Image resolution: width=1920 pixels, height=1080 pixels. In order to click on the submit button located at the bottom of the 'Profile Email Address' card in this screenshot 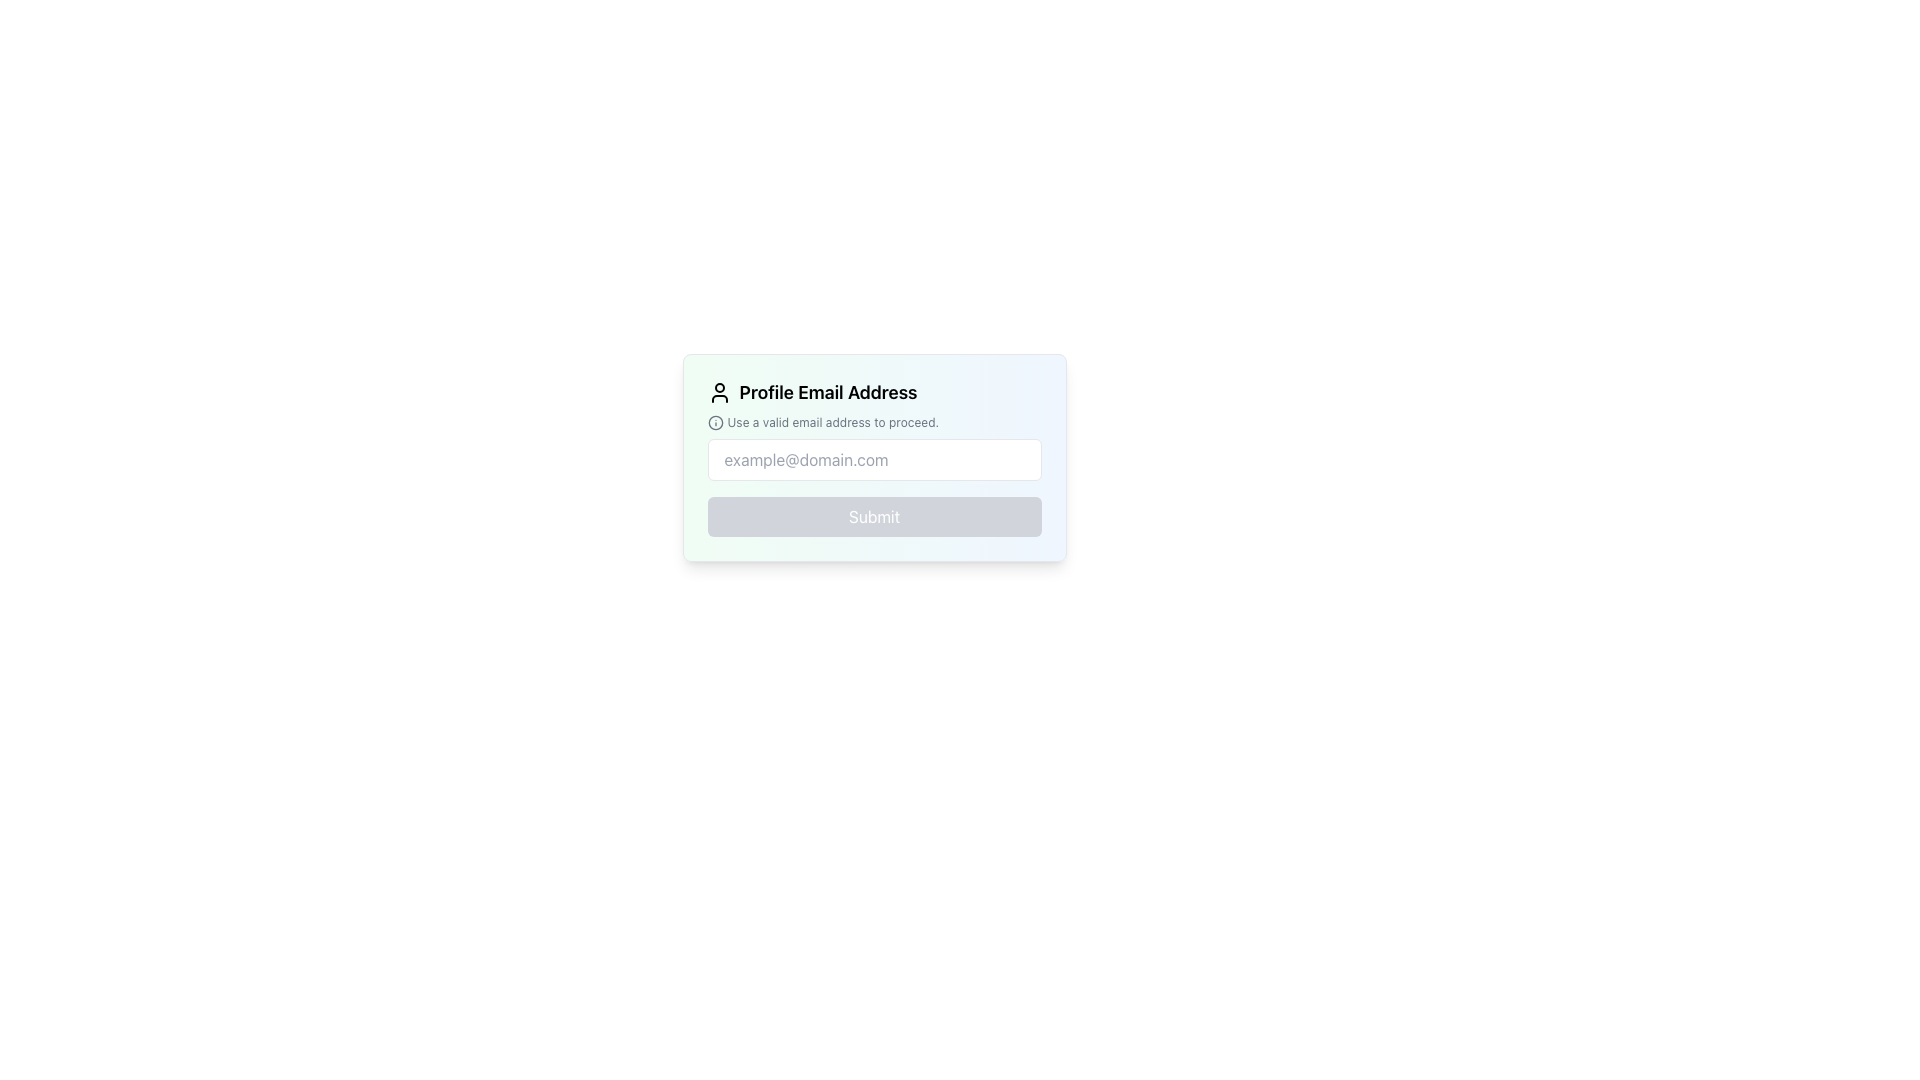, I will do `click(874, 515)`.